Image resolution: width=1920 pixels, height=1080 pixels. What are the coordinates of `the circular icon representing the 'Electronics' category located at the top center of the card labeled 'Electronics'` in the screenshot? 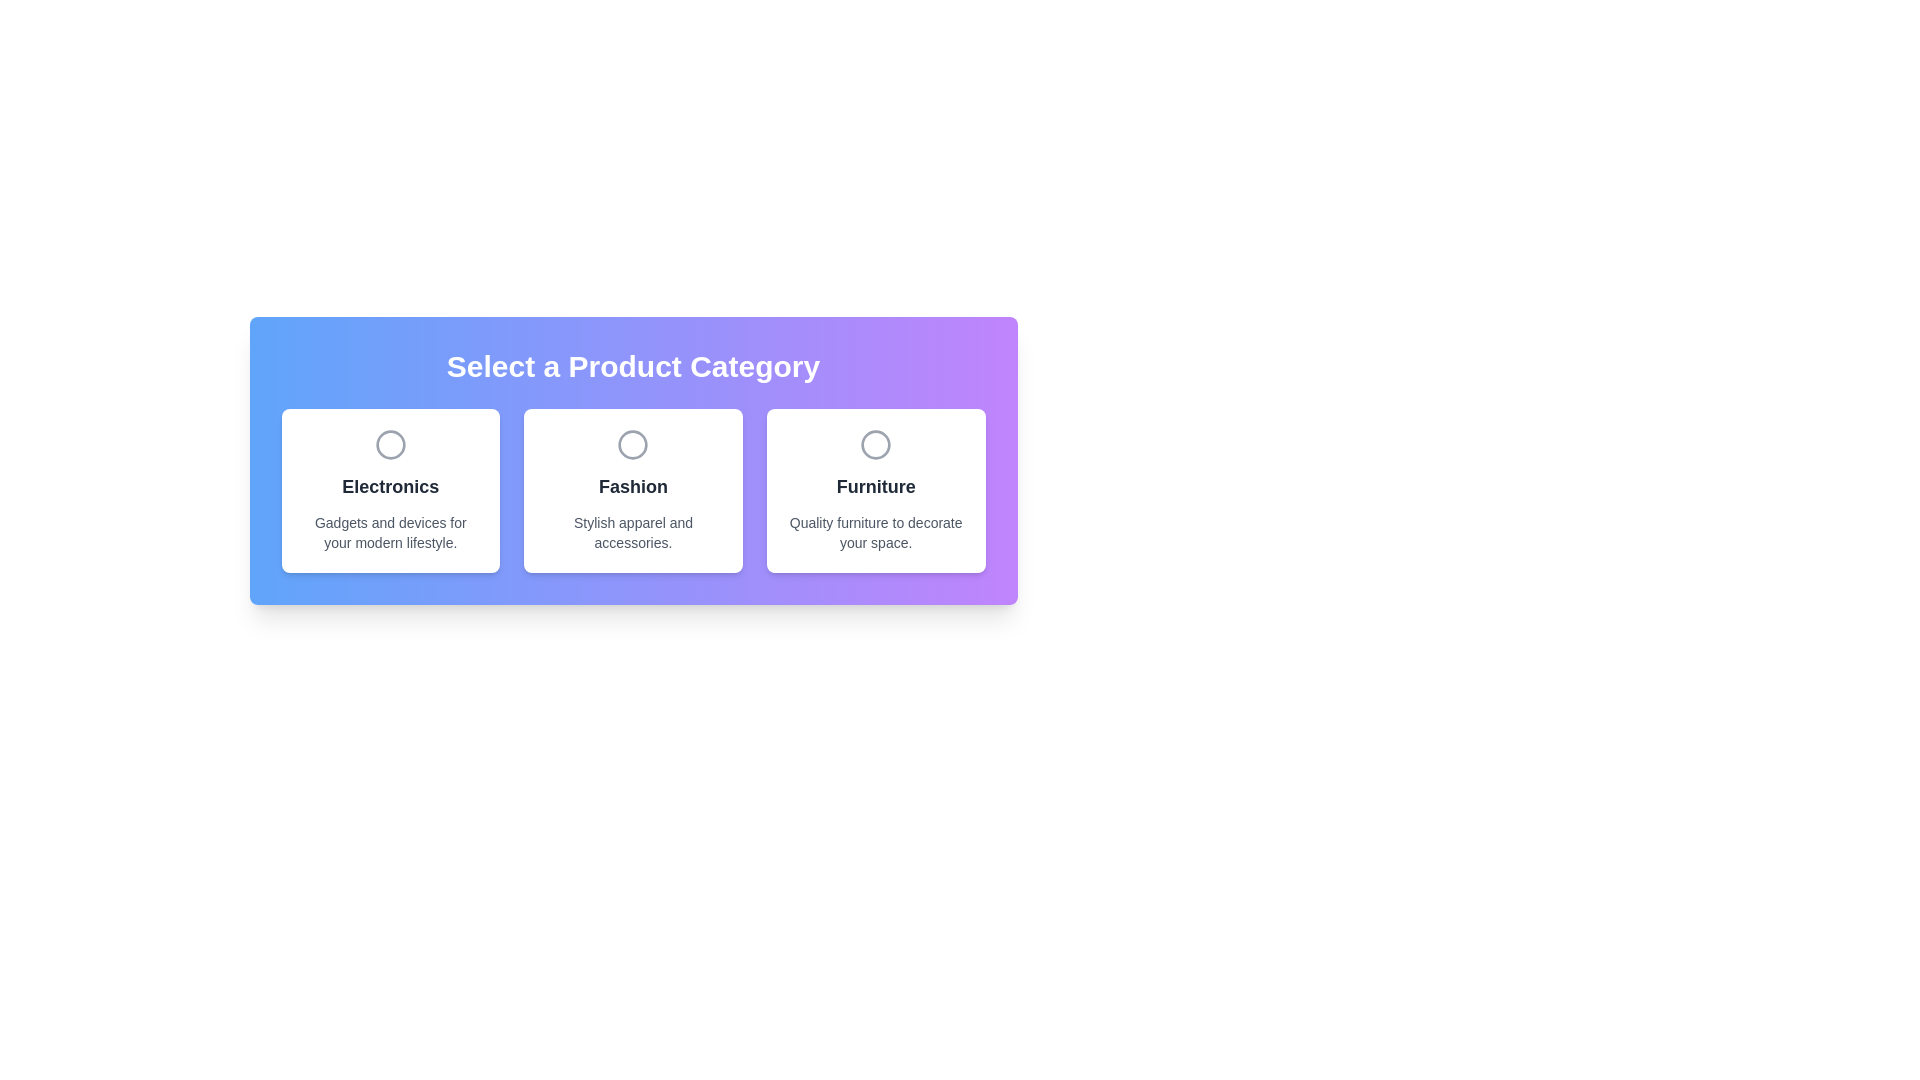 It's located at (390, 443).